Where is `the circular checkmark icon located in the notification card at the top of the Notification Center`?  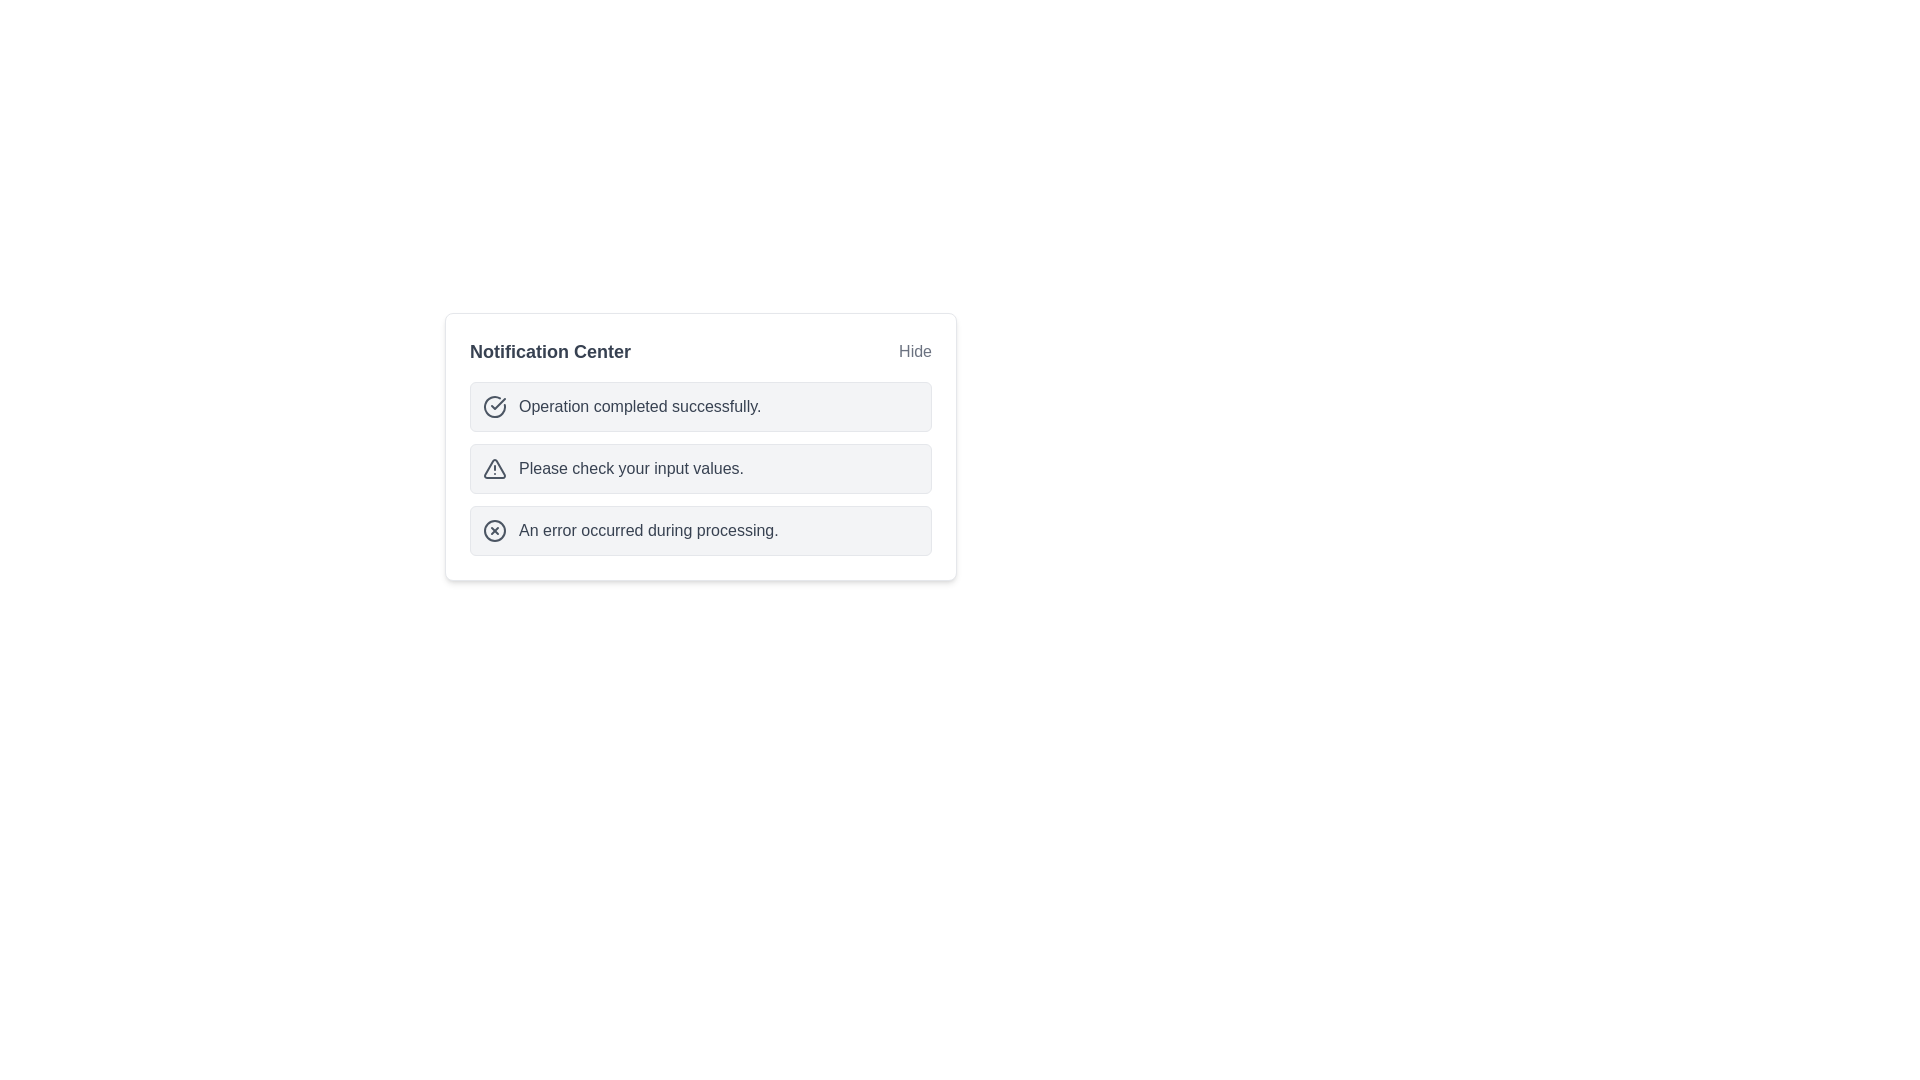 the circular checkmark icon located in the notification card at the top of the Notification Center is located at coordinates (494, 406).